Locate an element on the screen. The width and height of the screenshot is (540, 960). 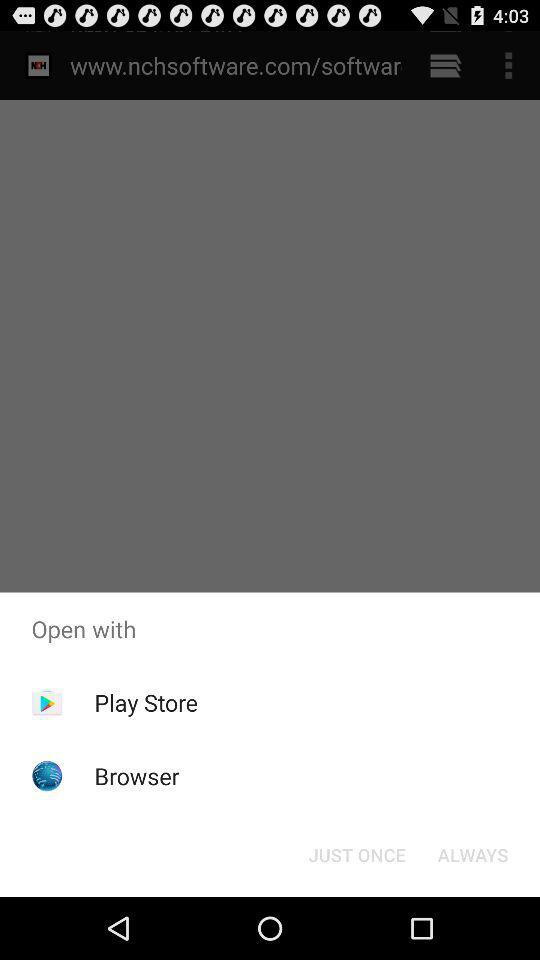
the always at the bottom right corner is located at coordinates (472, 853).